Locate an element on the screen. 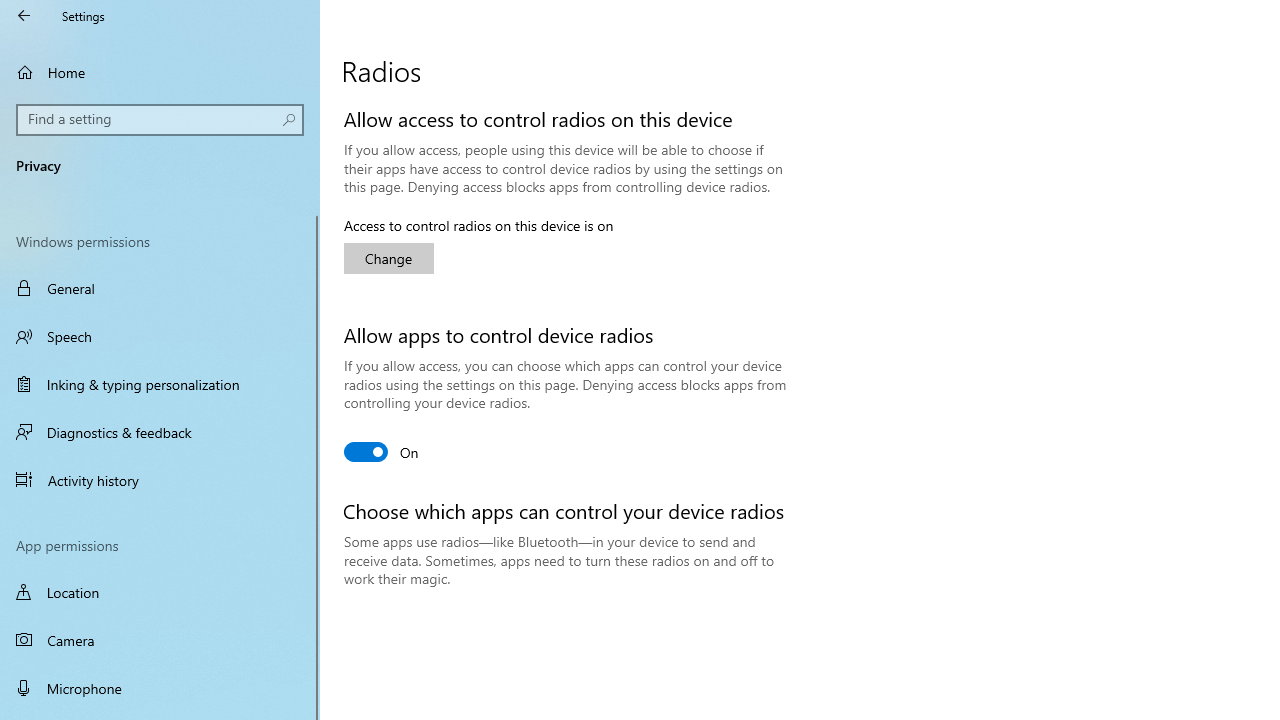 Image resolution: width=1280 pixels, height=720 pixels. 'Location' is located at coordinates (160, 591).